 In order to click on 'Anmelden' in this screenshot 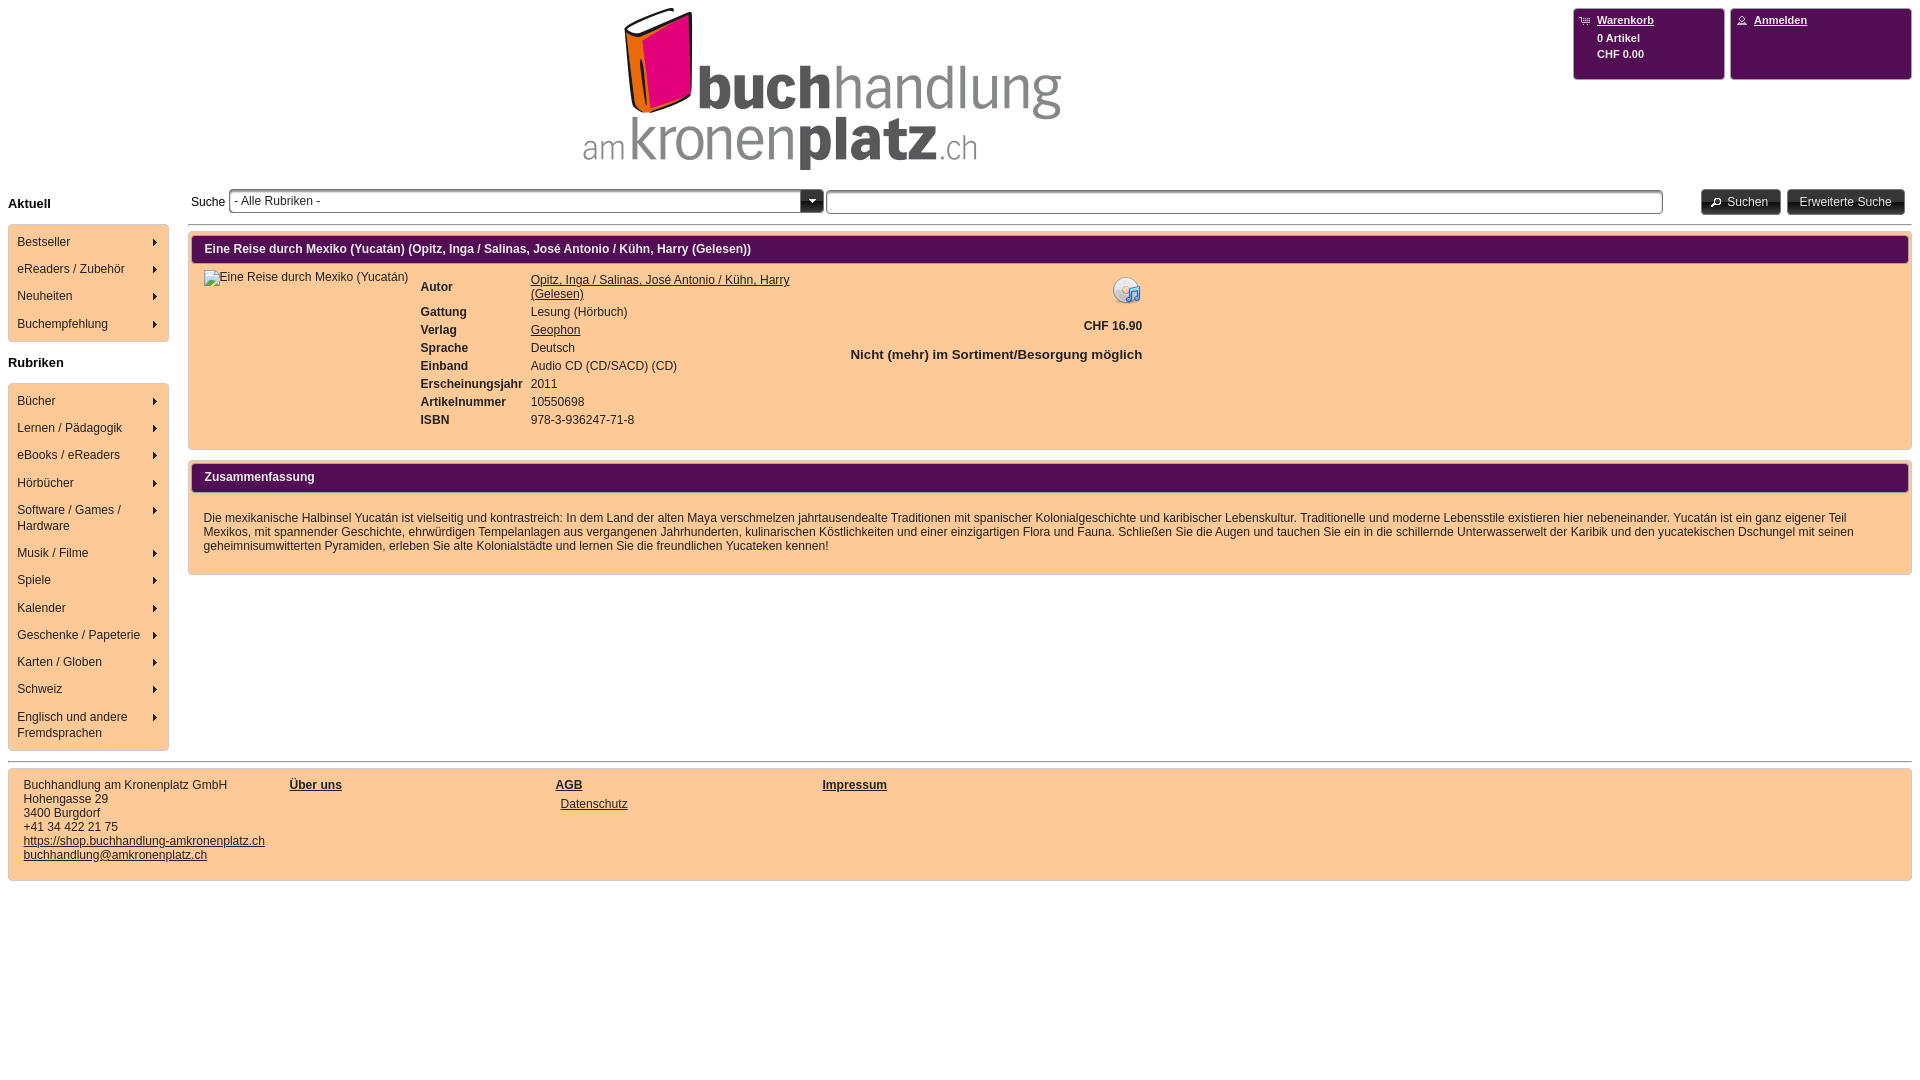, I will do `click(1780, 19)`.